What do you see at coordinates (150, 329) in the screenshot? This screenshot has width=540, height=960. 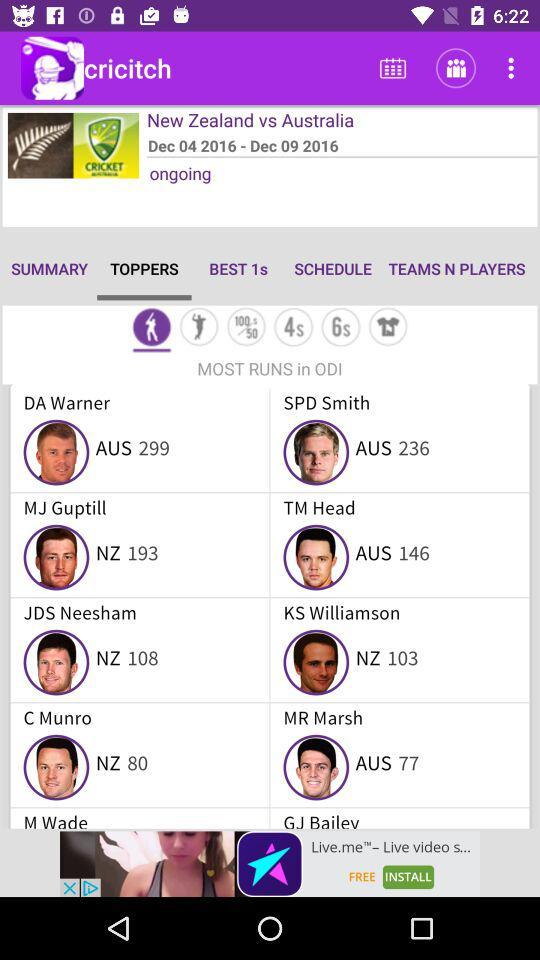 I see `the facebook icon` at bounding box center [150, 329].